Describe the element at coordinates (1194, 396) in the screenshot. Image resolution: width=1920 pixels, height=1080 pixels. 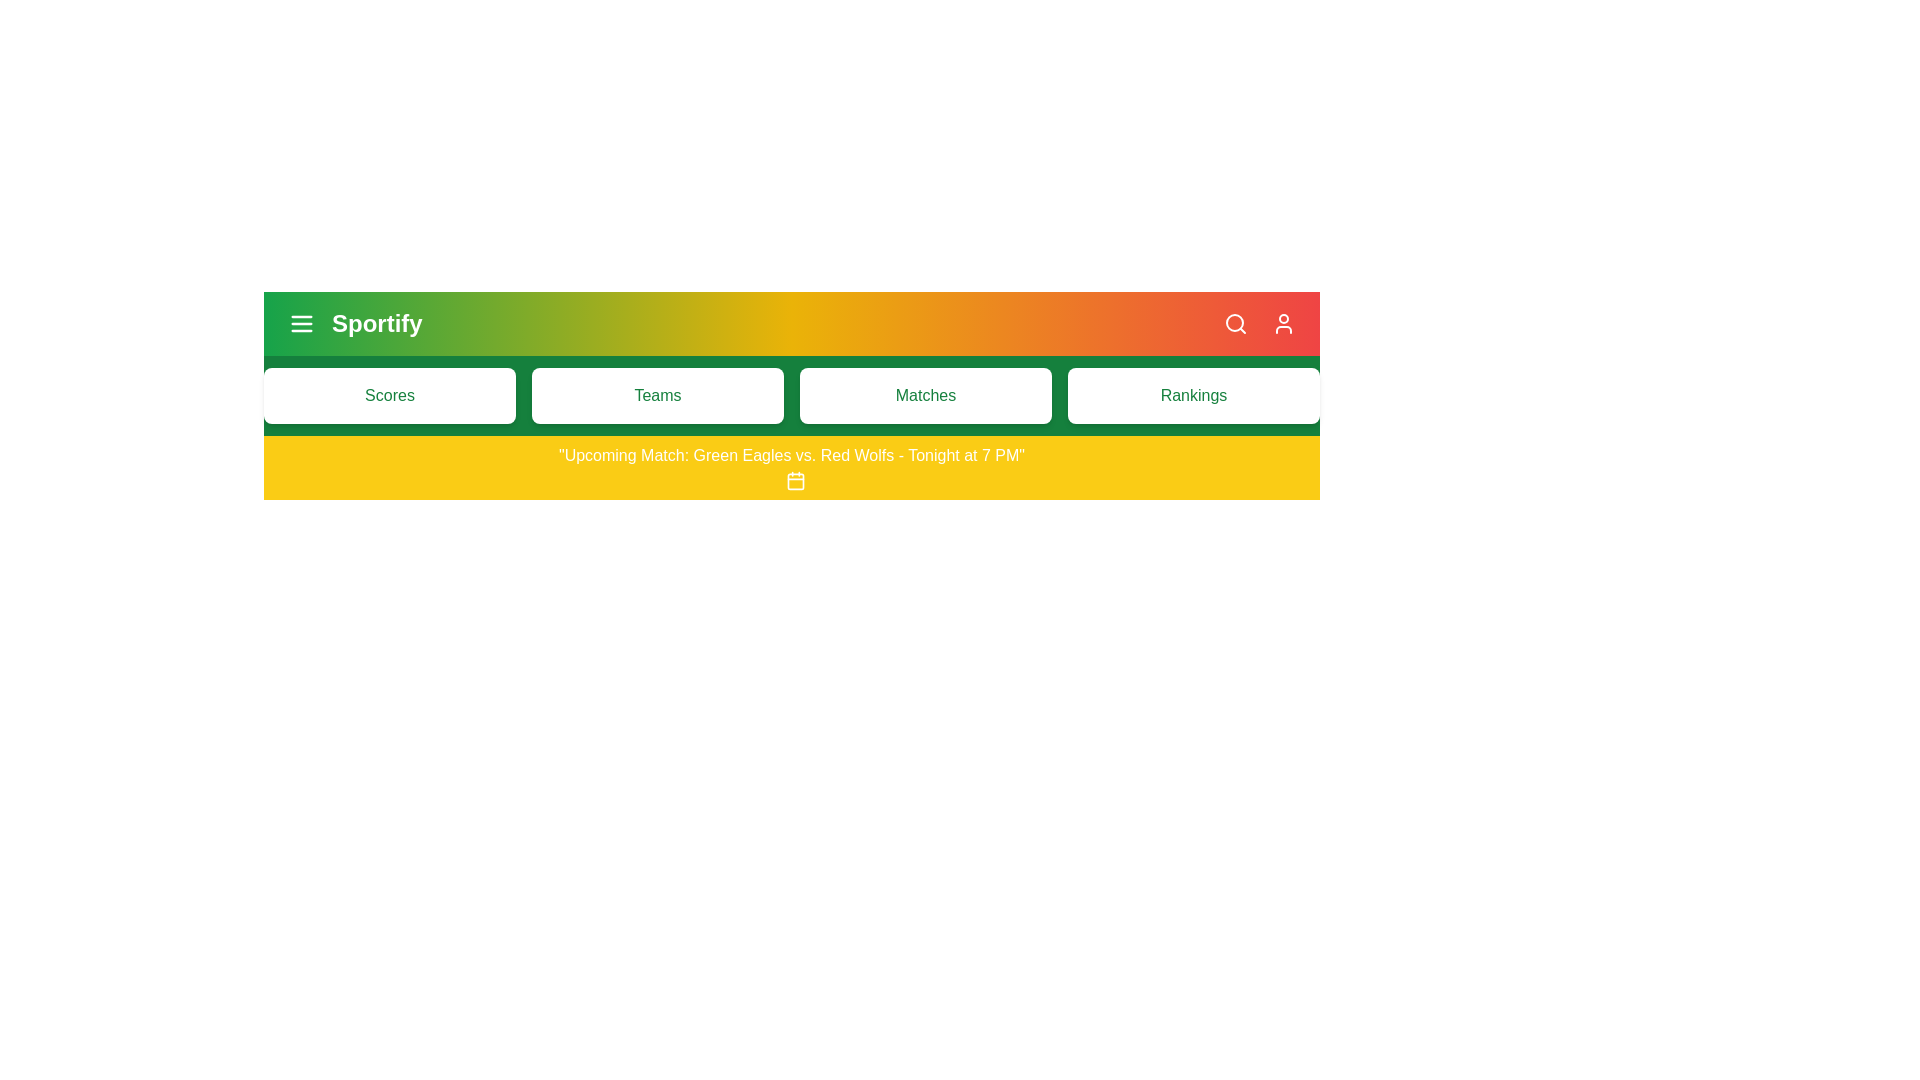
I see `the menu item Rankings from the navigation bar` at that location.